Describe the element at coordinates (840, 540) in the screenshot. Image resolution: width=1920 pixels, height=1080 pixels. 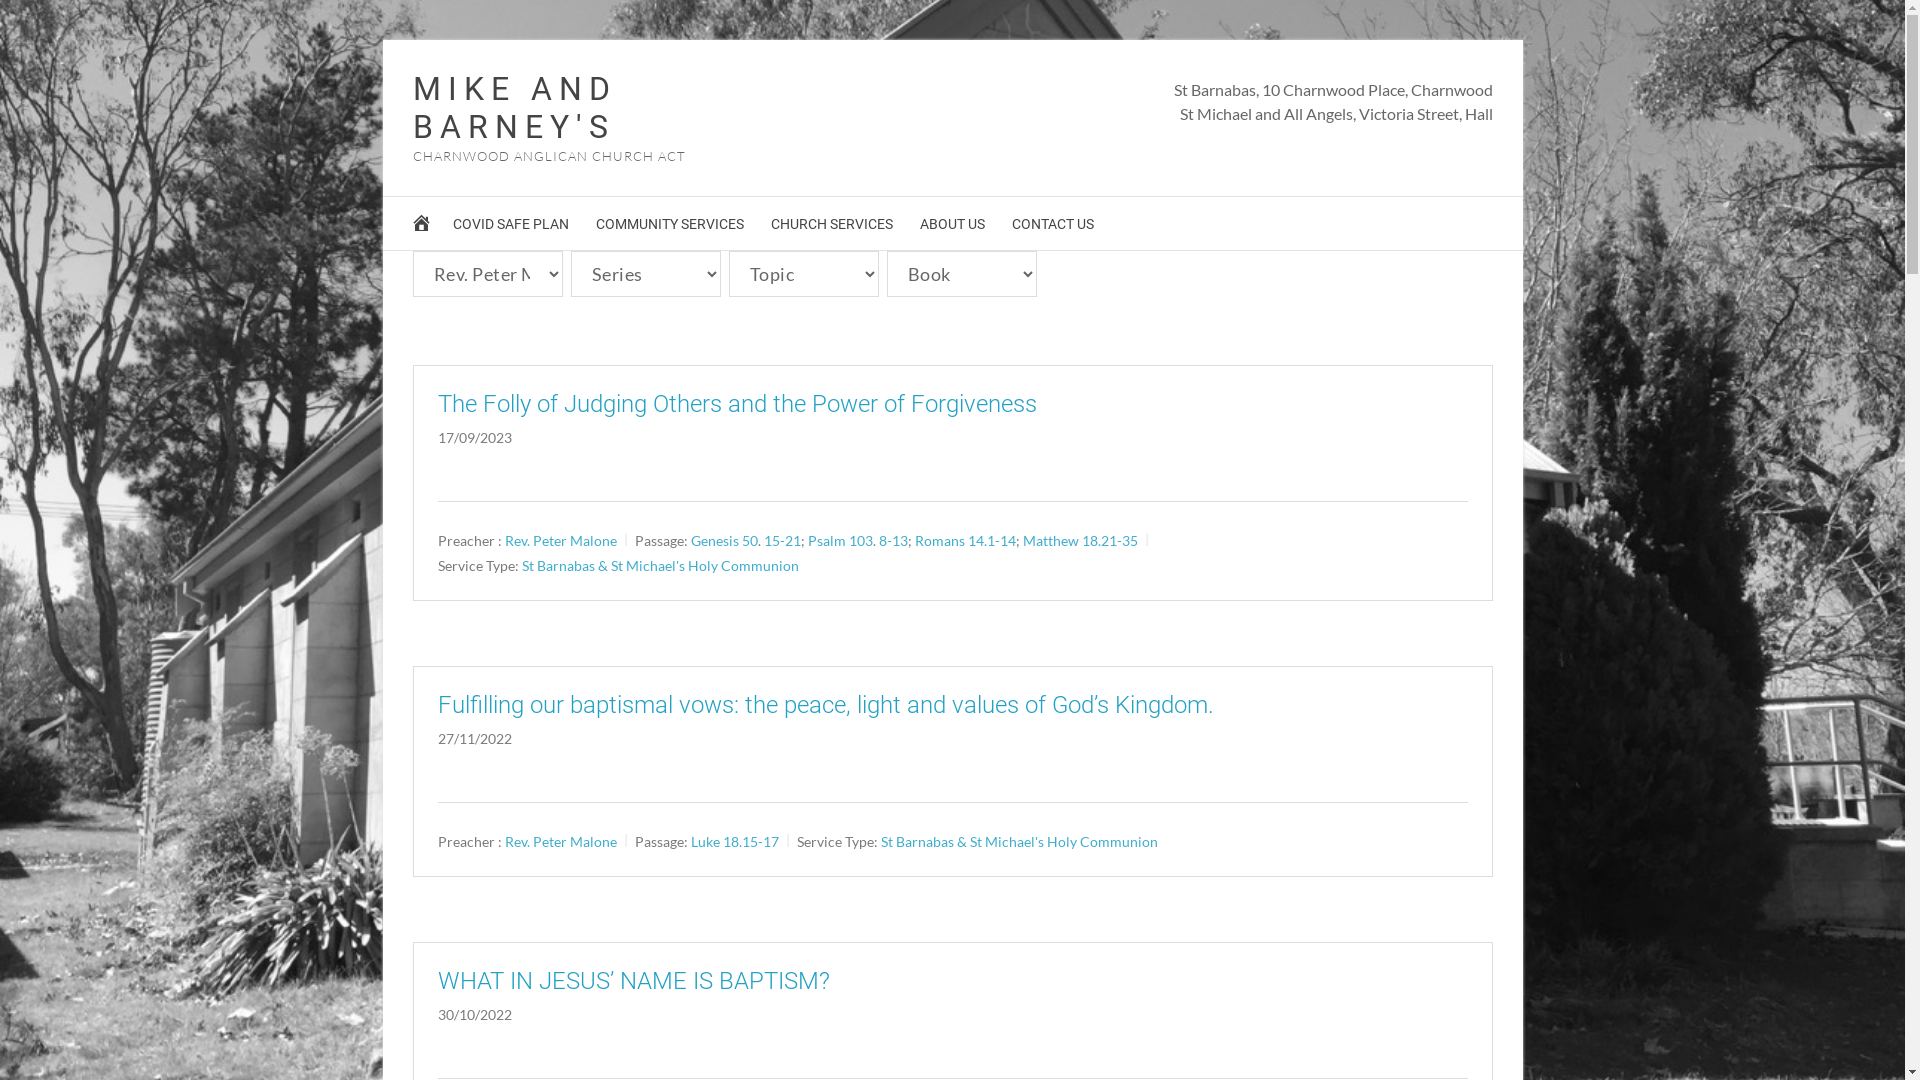
I see `'Psalm 103'` at that location.